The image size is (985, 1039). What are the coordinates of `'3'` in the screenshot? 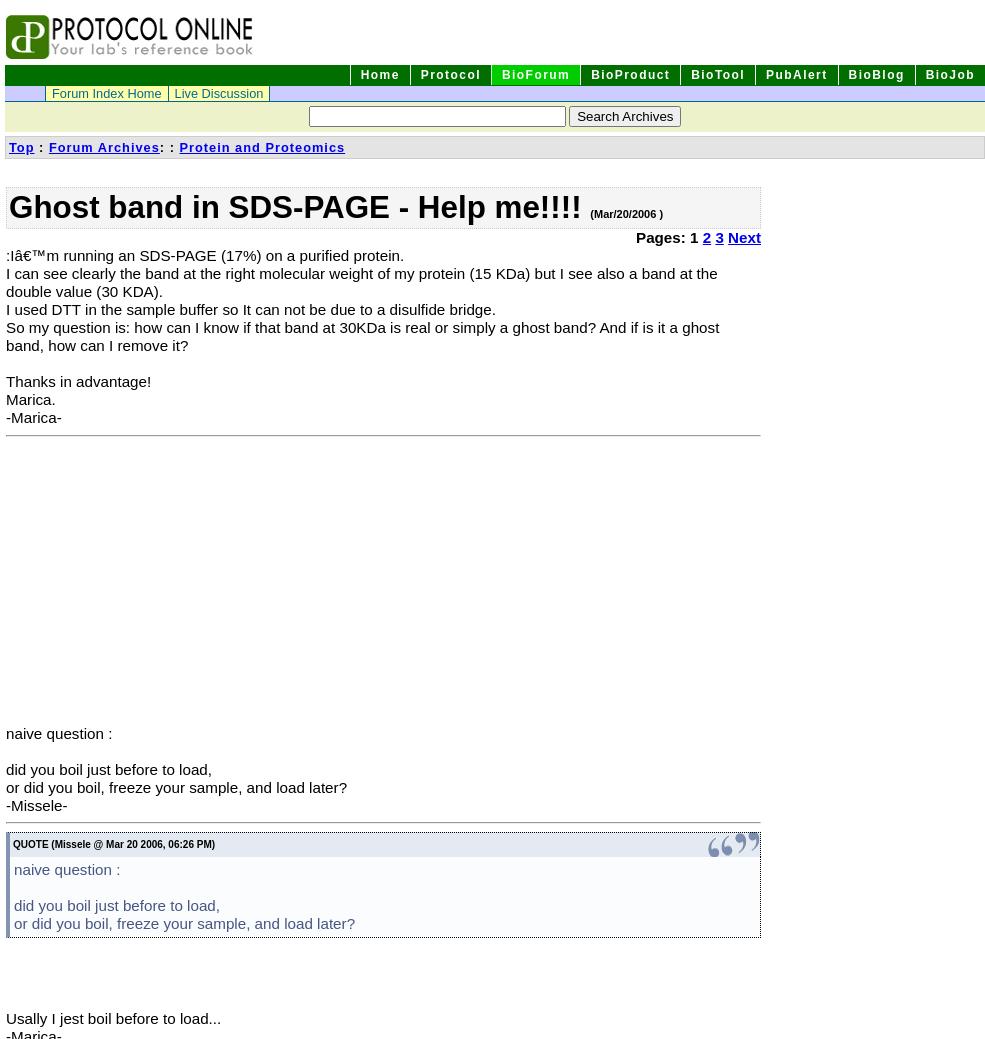 It's located at (718, 237).